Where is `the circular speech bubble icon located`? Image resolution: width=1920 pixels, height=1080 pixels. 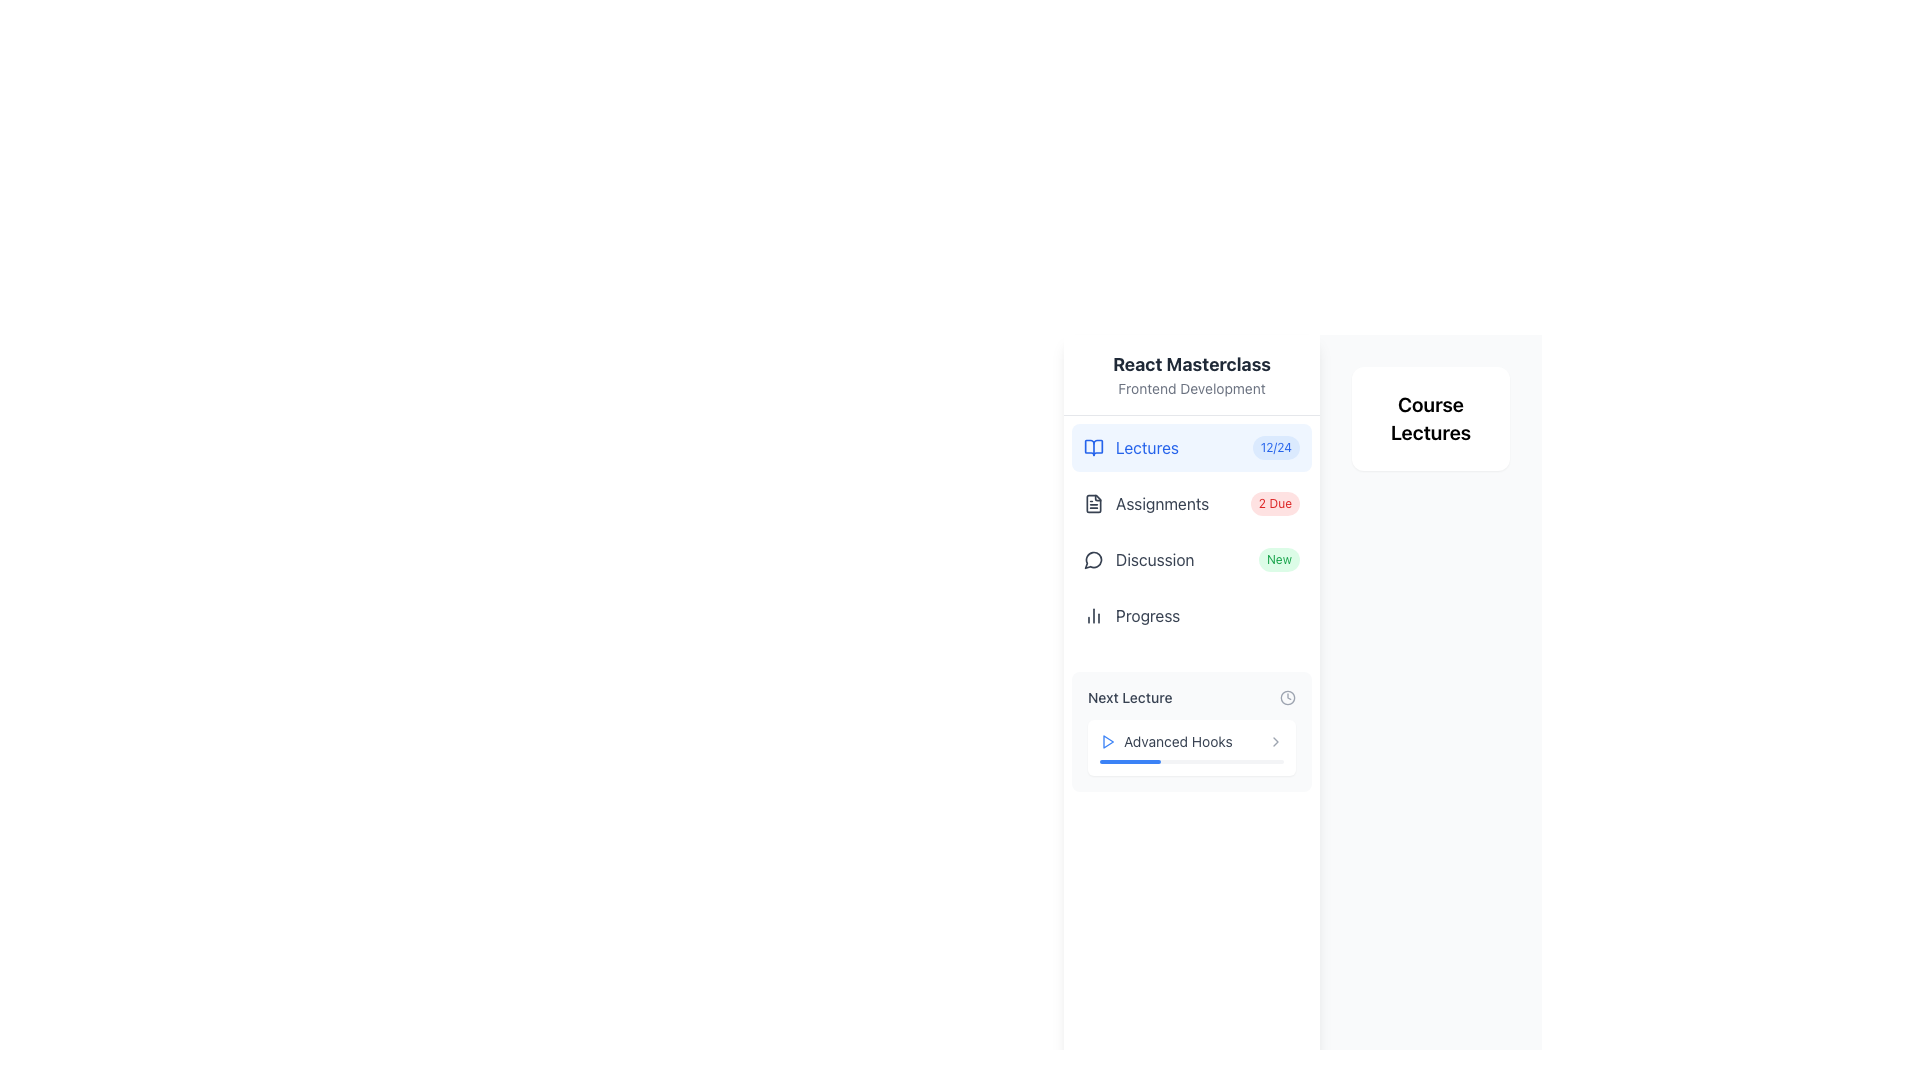 the circular speech bubble icon located is located at coordinates (1092, 560).